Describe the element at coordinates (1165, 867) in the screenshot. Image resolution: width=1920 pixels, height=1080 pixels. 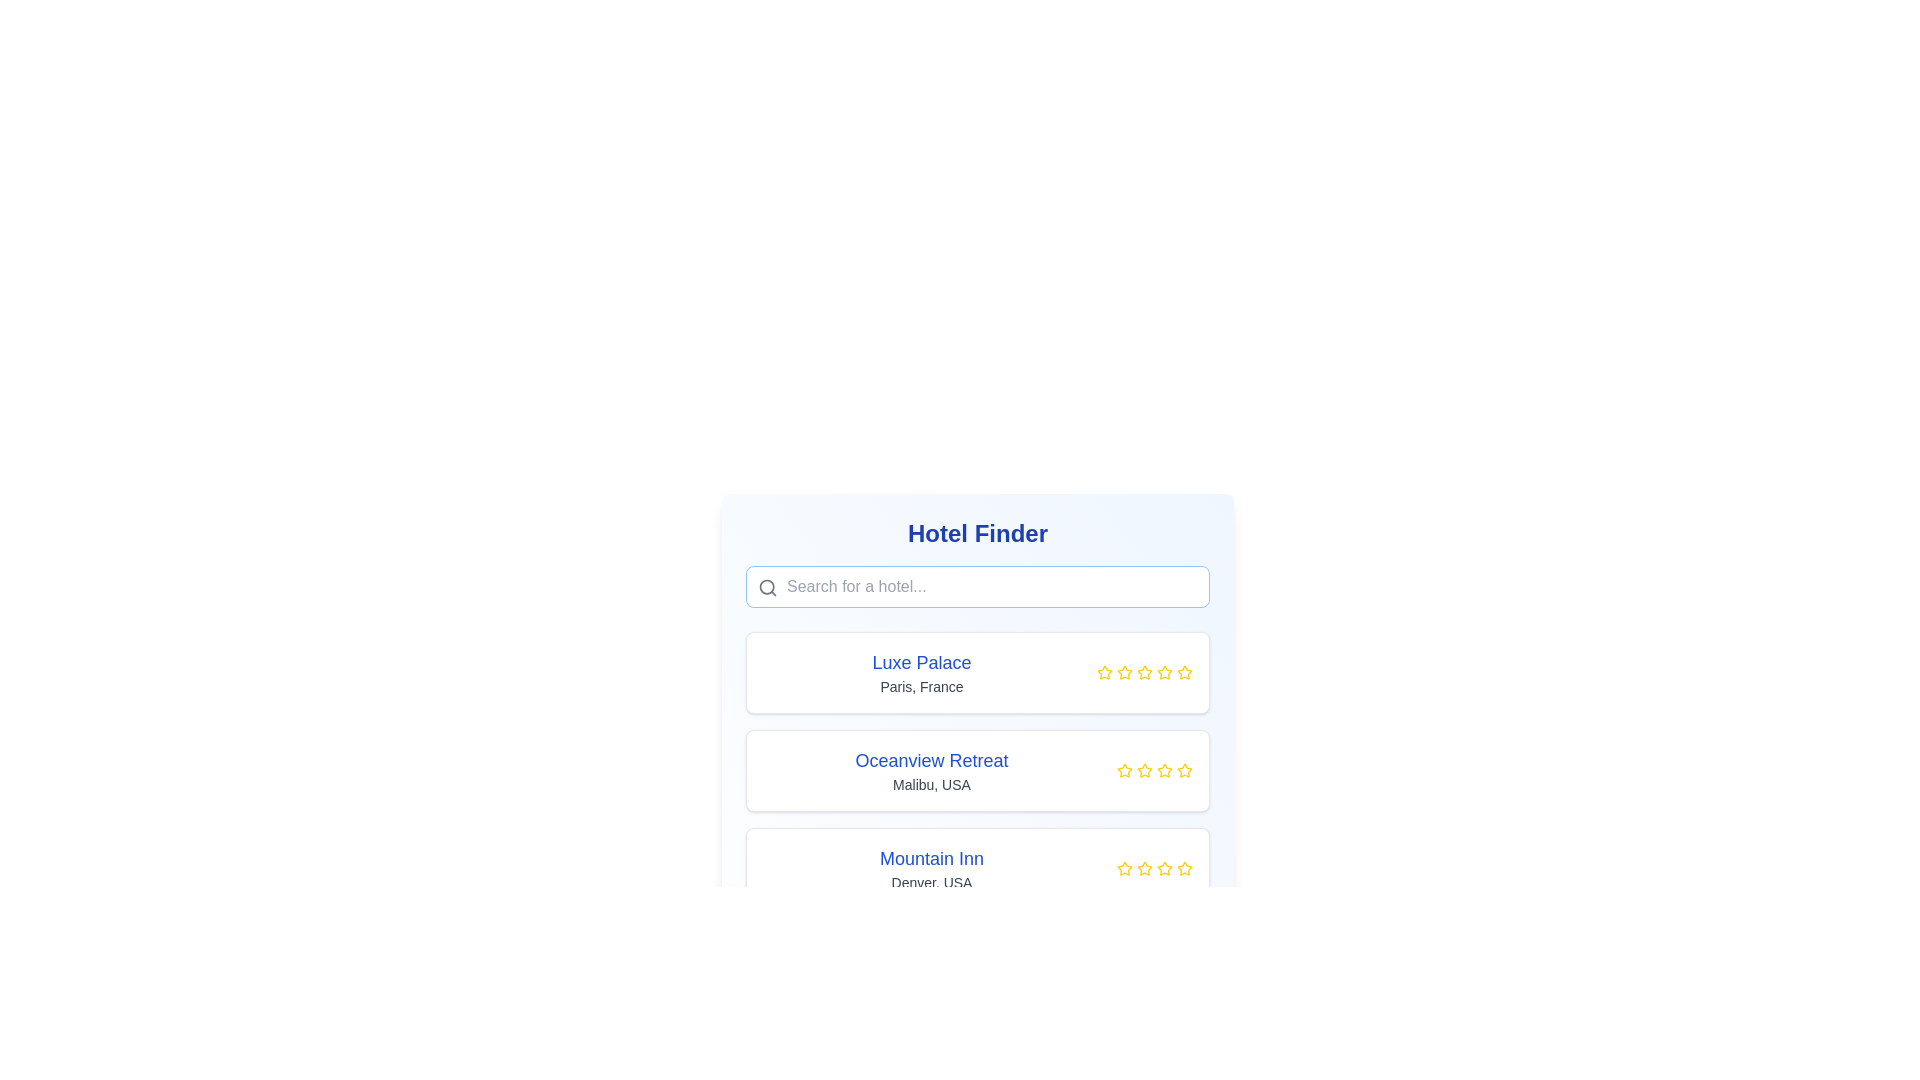
I see `the fifth yellow star icon` at that location.